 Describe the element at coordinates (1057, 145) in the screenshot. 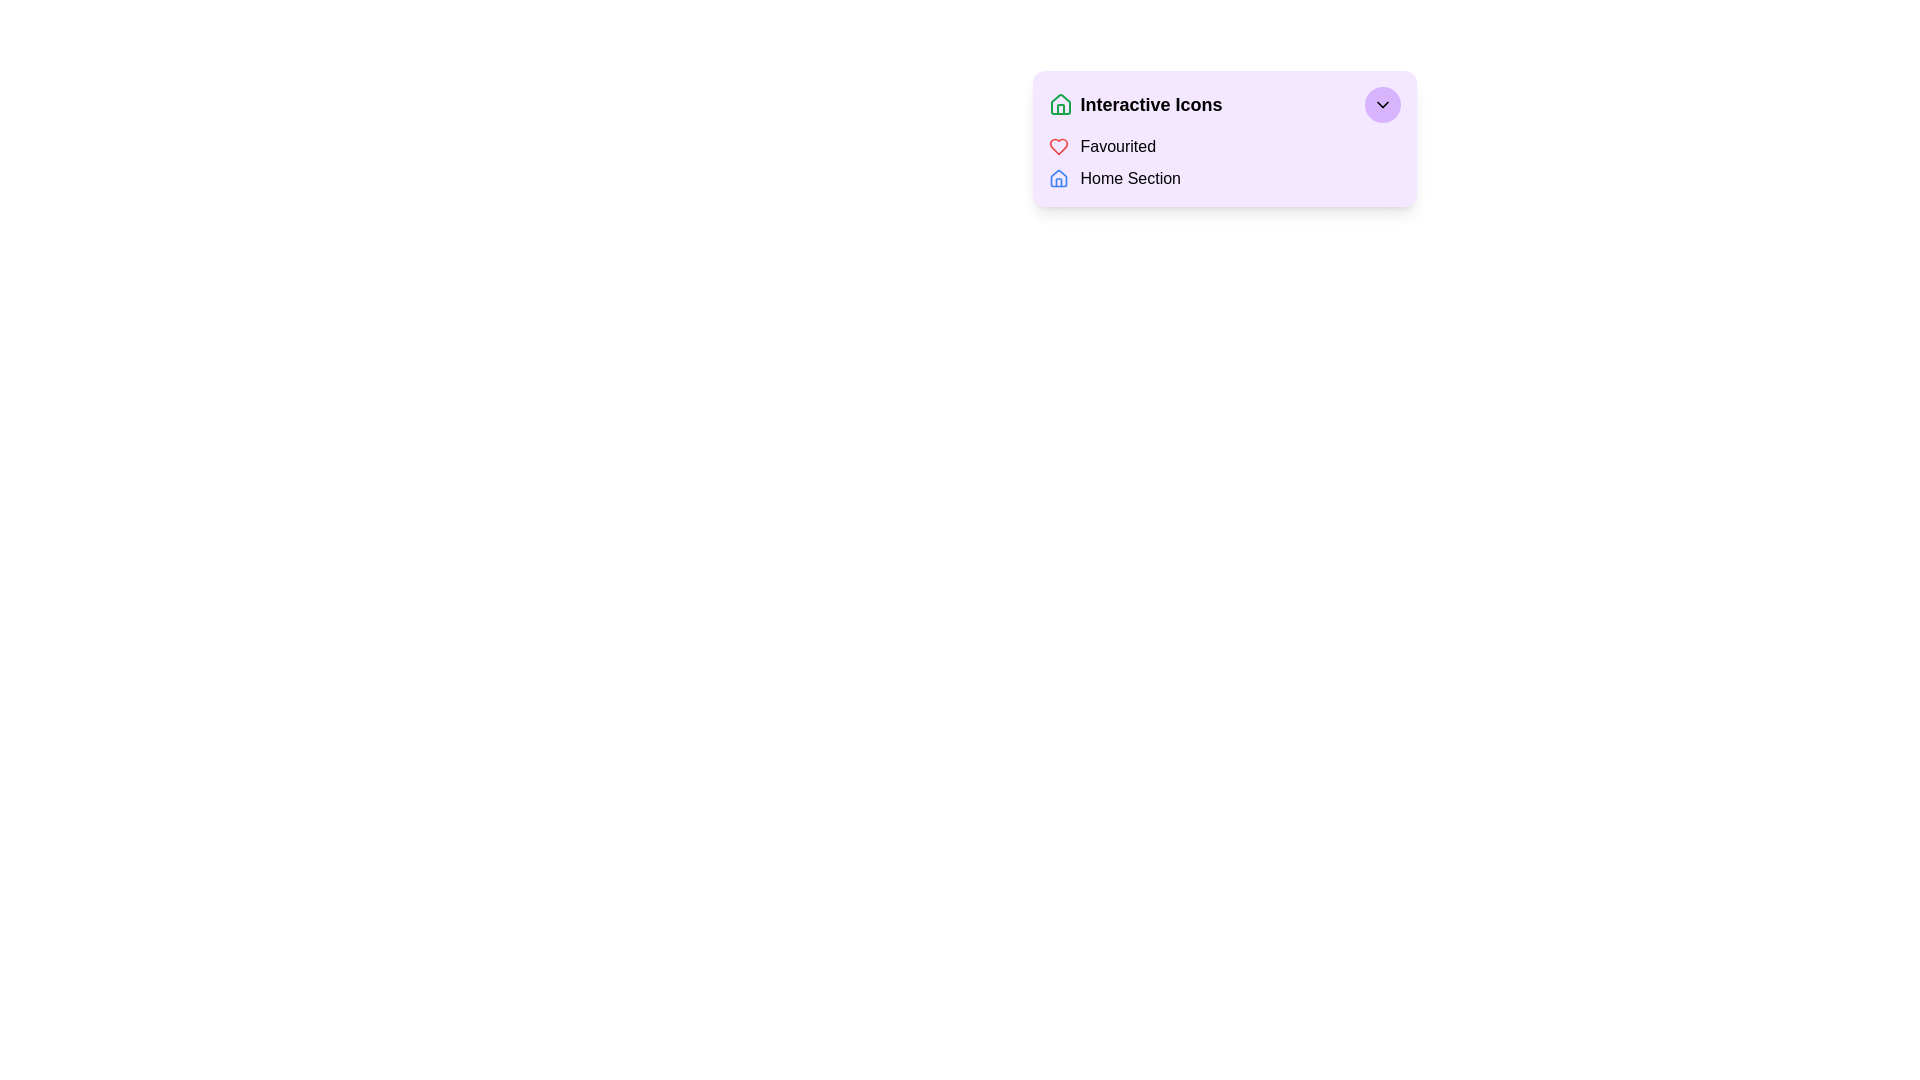

I see `the heart-shaped icon in the second row of the 'Interactive Icons' purple menu box` at that location.